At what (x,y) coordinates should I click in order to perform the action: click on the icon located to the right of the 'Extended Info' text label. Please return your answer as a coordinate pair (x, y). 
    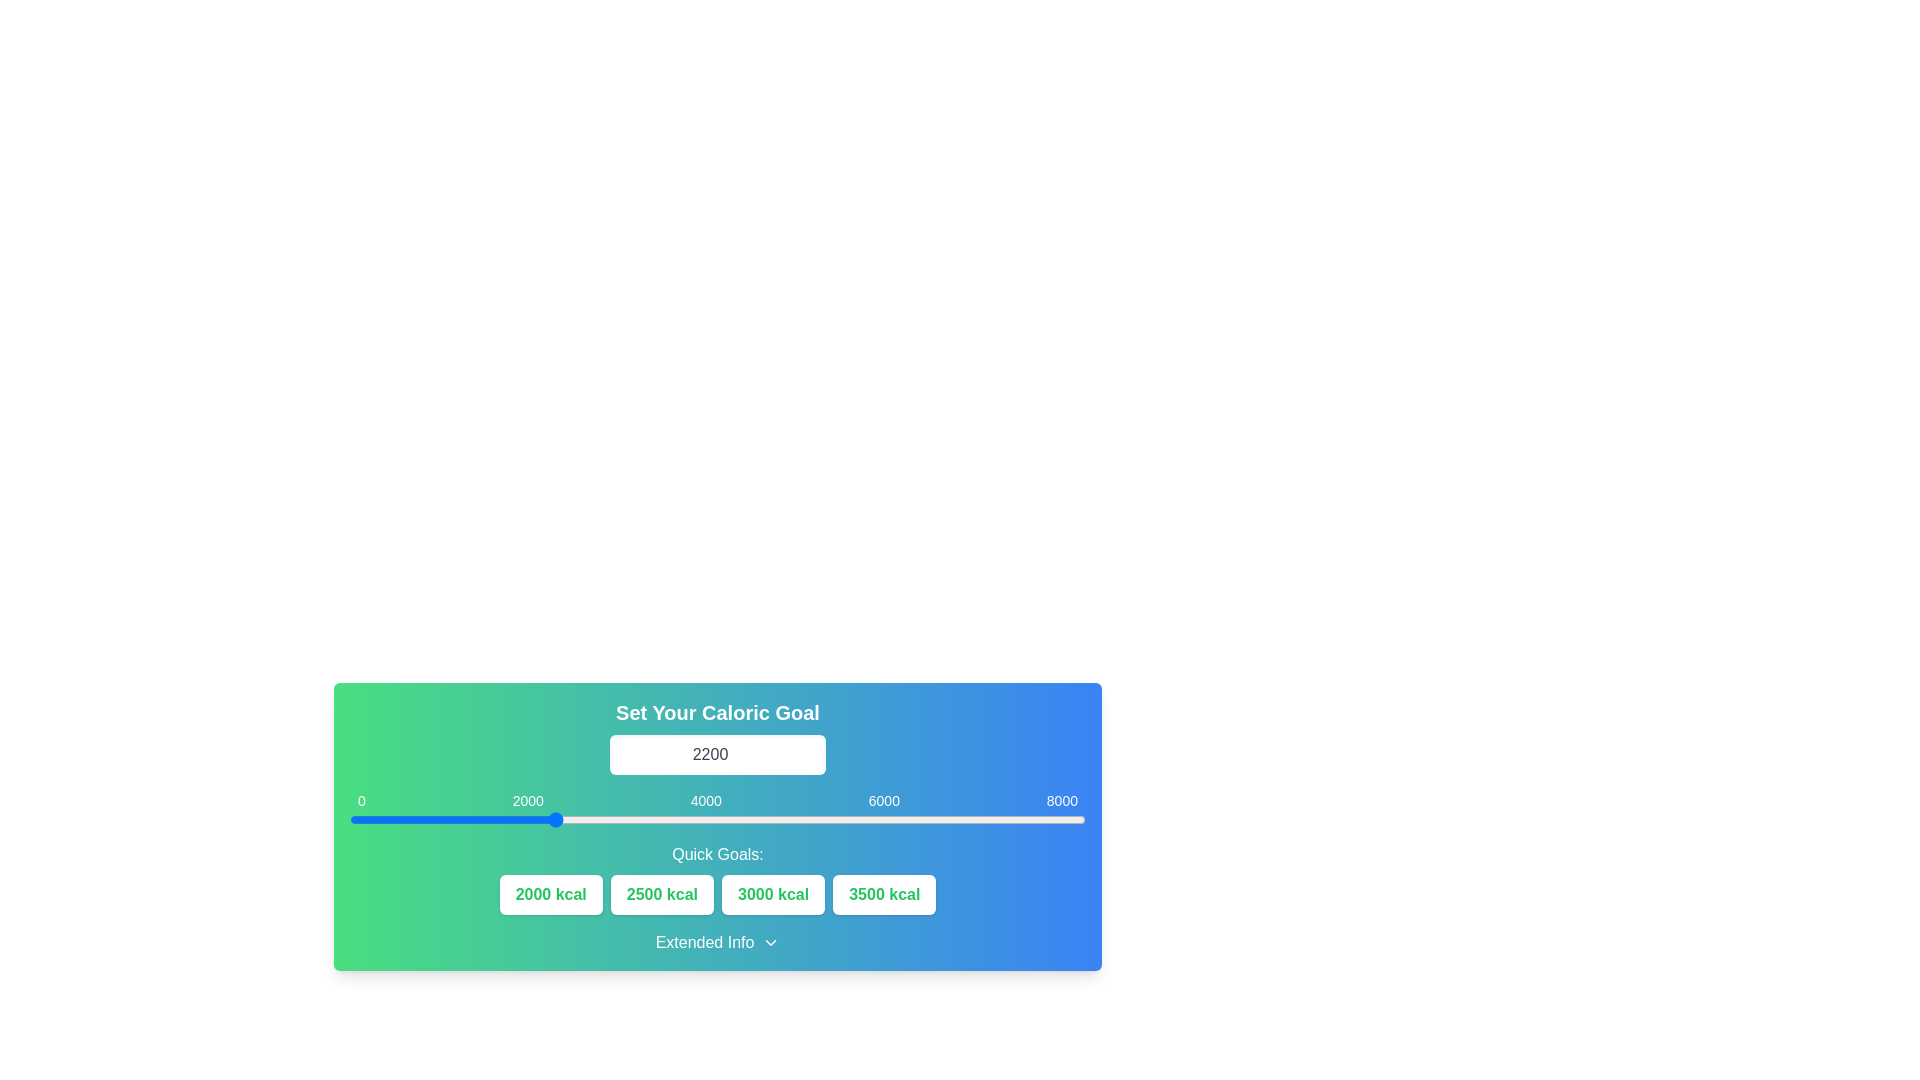
    Looking at the image, I should click on (770, 942).